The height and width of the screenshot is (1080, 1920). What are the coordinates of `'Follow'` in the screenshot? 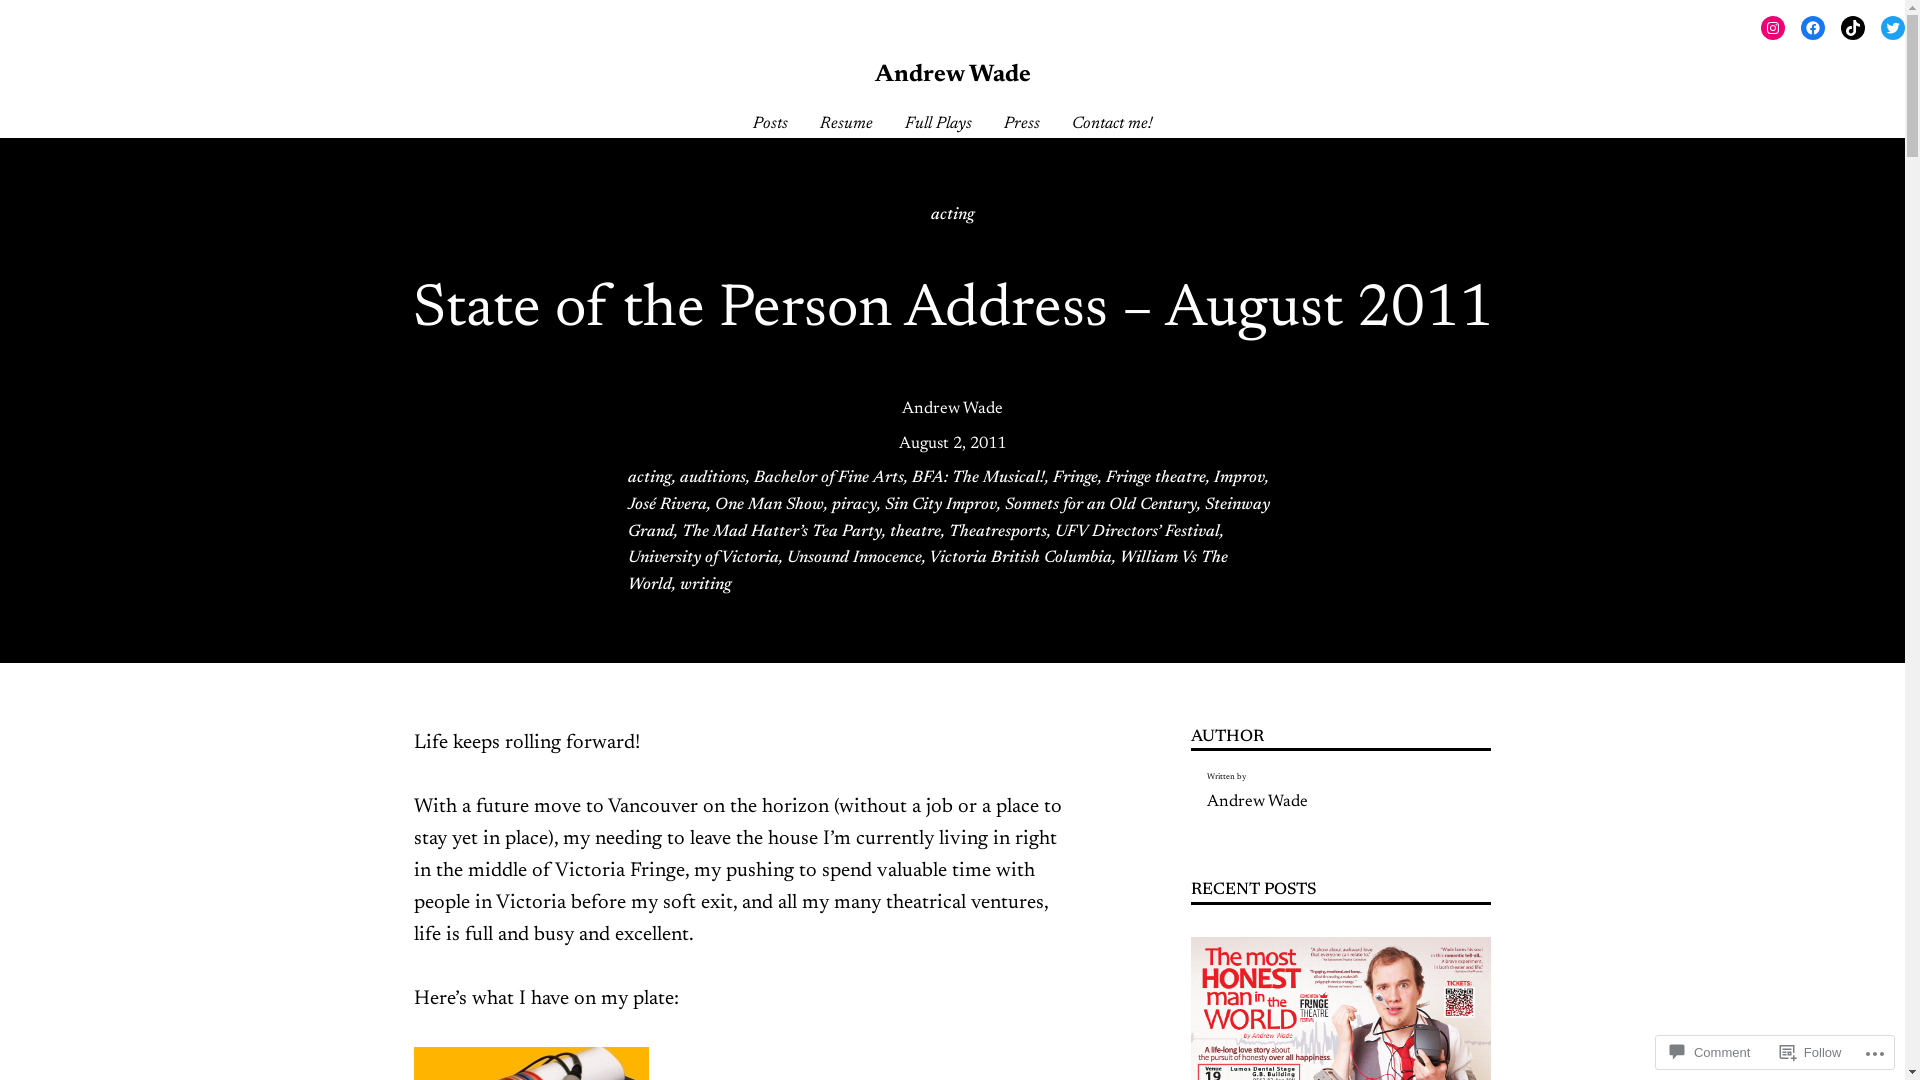 It's located at (1810, 1051).